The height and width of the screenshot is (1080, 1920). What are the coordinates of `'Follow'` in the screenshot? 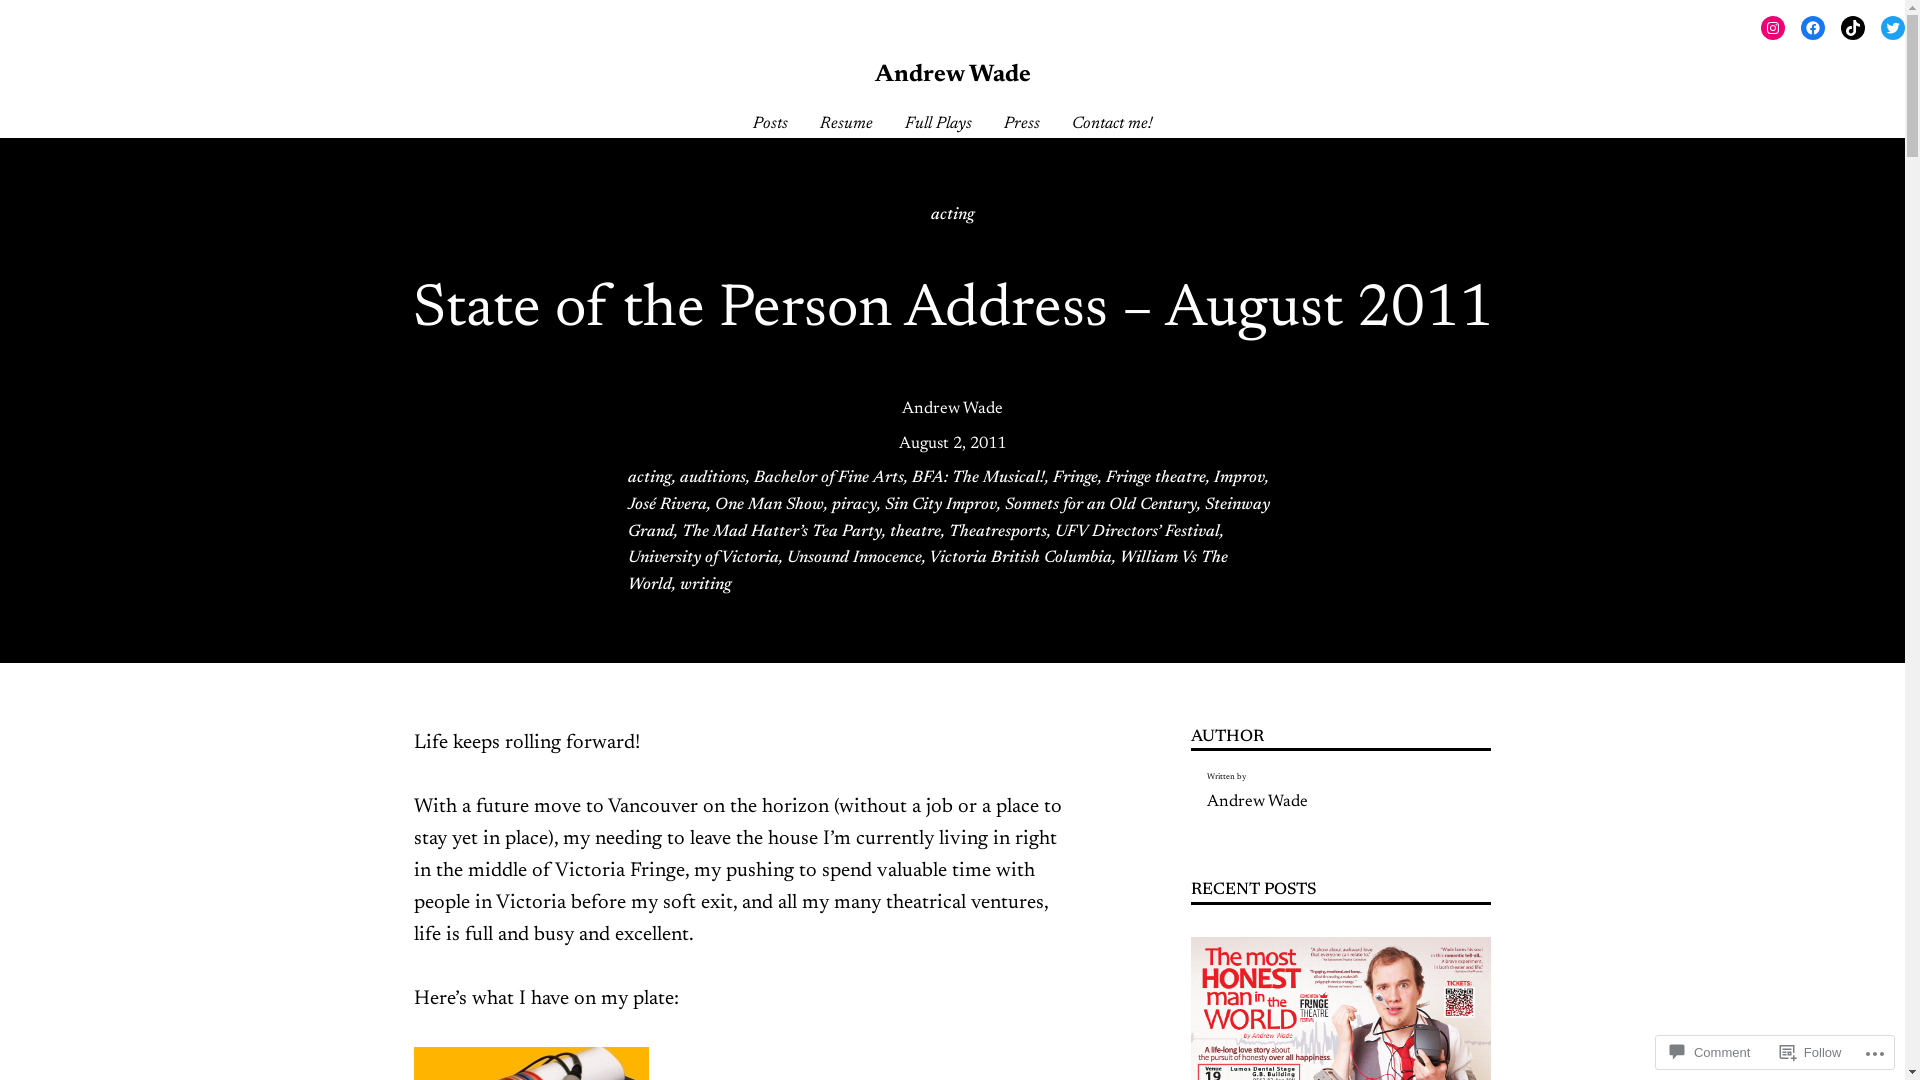 It's located at (1810, 1051).